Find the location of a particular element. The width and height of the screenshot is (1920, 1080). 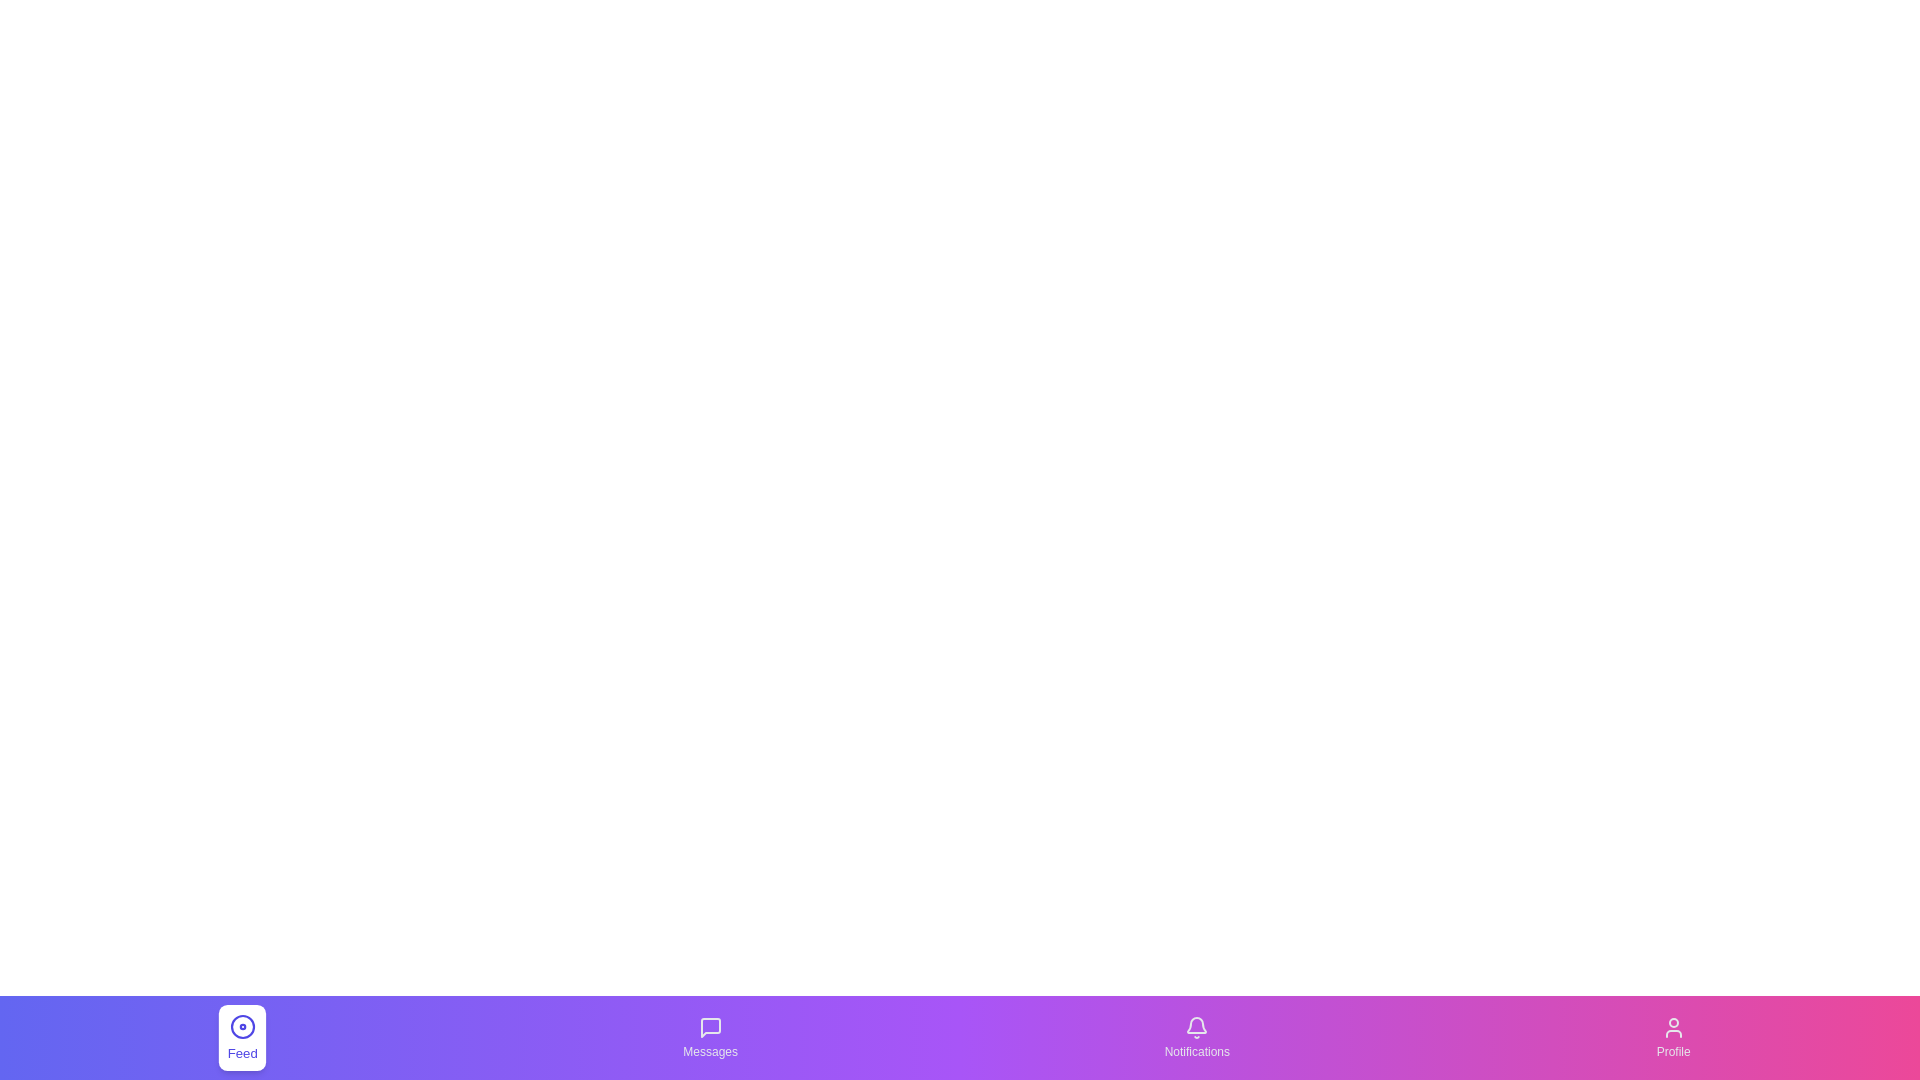

the Profile tab to observe its visual feedback is located at coordinates (1674, 1036).